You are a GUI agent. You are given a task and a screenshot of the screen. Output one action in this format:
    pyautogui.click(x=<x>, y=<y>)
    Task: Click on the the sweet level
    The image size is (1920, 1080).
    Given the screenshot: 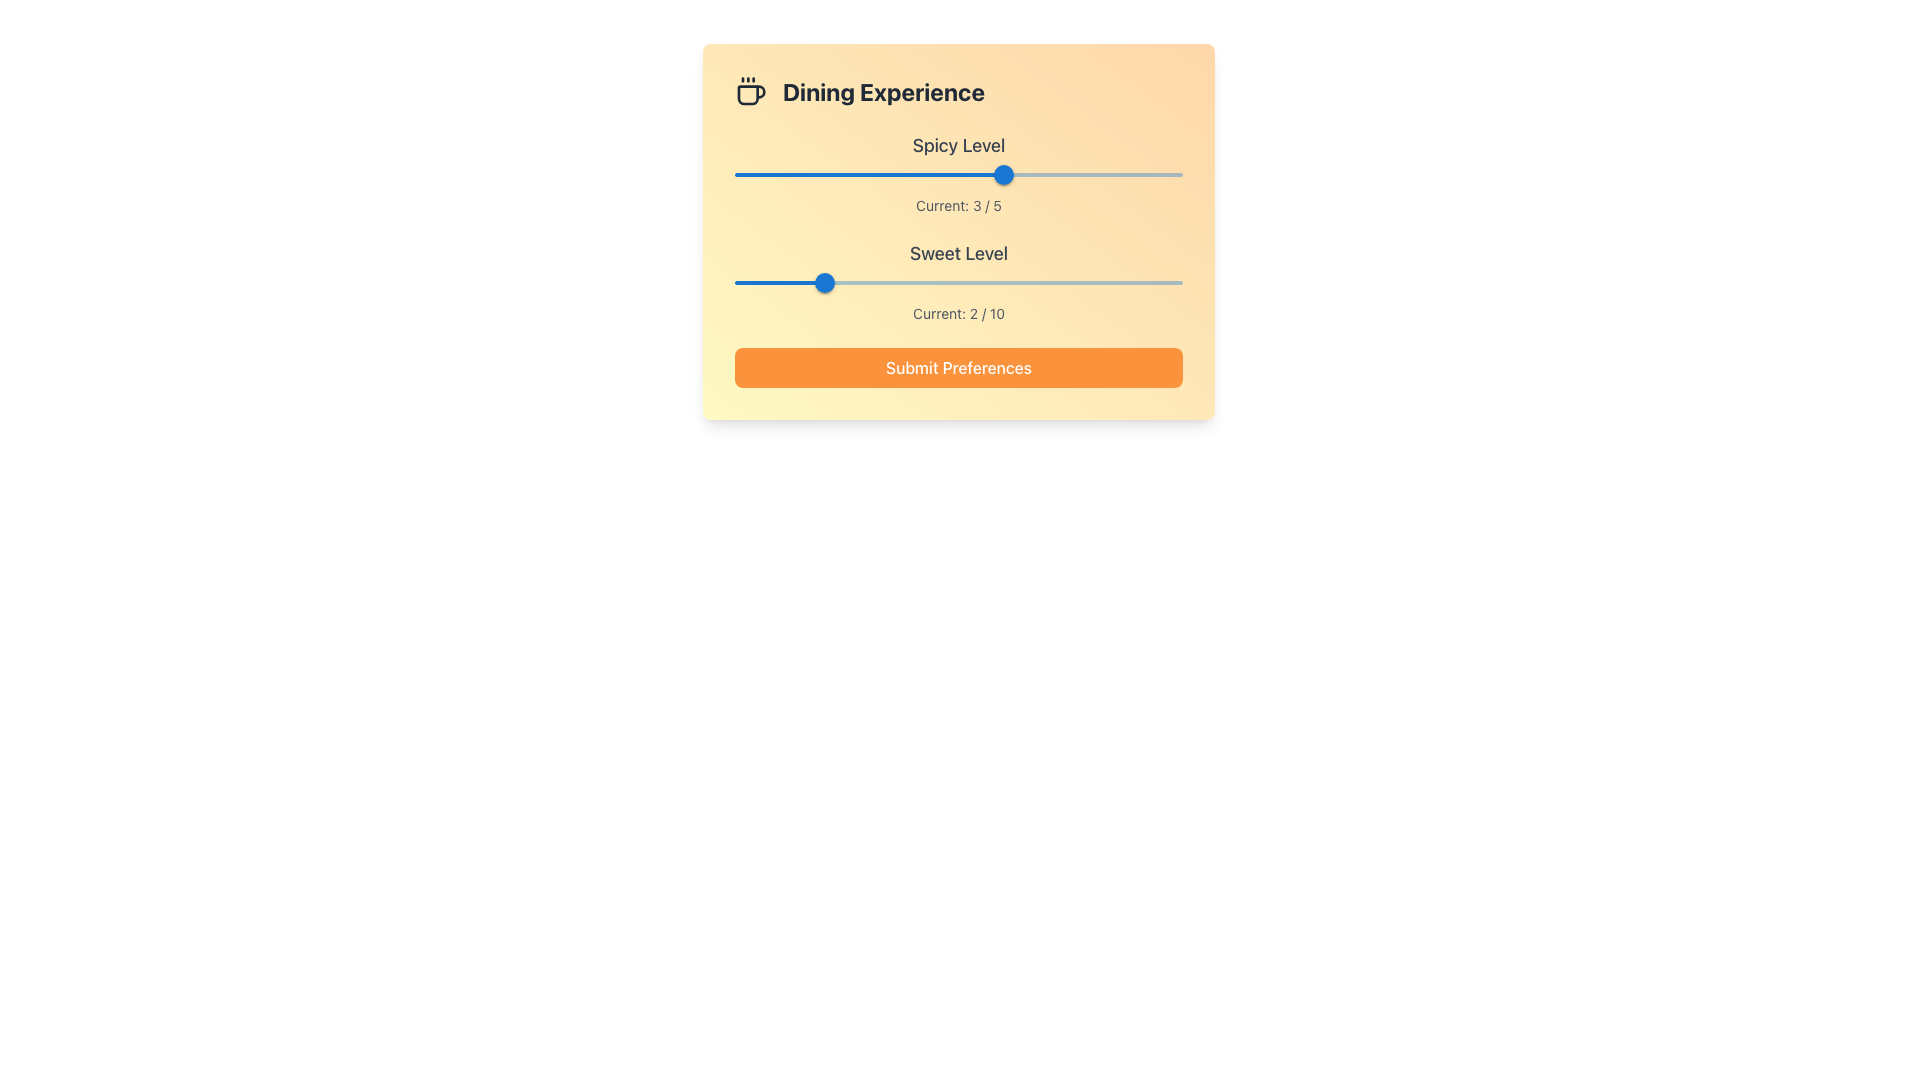 What is the action you would take?
    pyautogui.click(x=783, y=282)
    